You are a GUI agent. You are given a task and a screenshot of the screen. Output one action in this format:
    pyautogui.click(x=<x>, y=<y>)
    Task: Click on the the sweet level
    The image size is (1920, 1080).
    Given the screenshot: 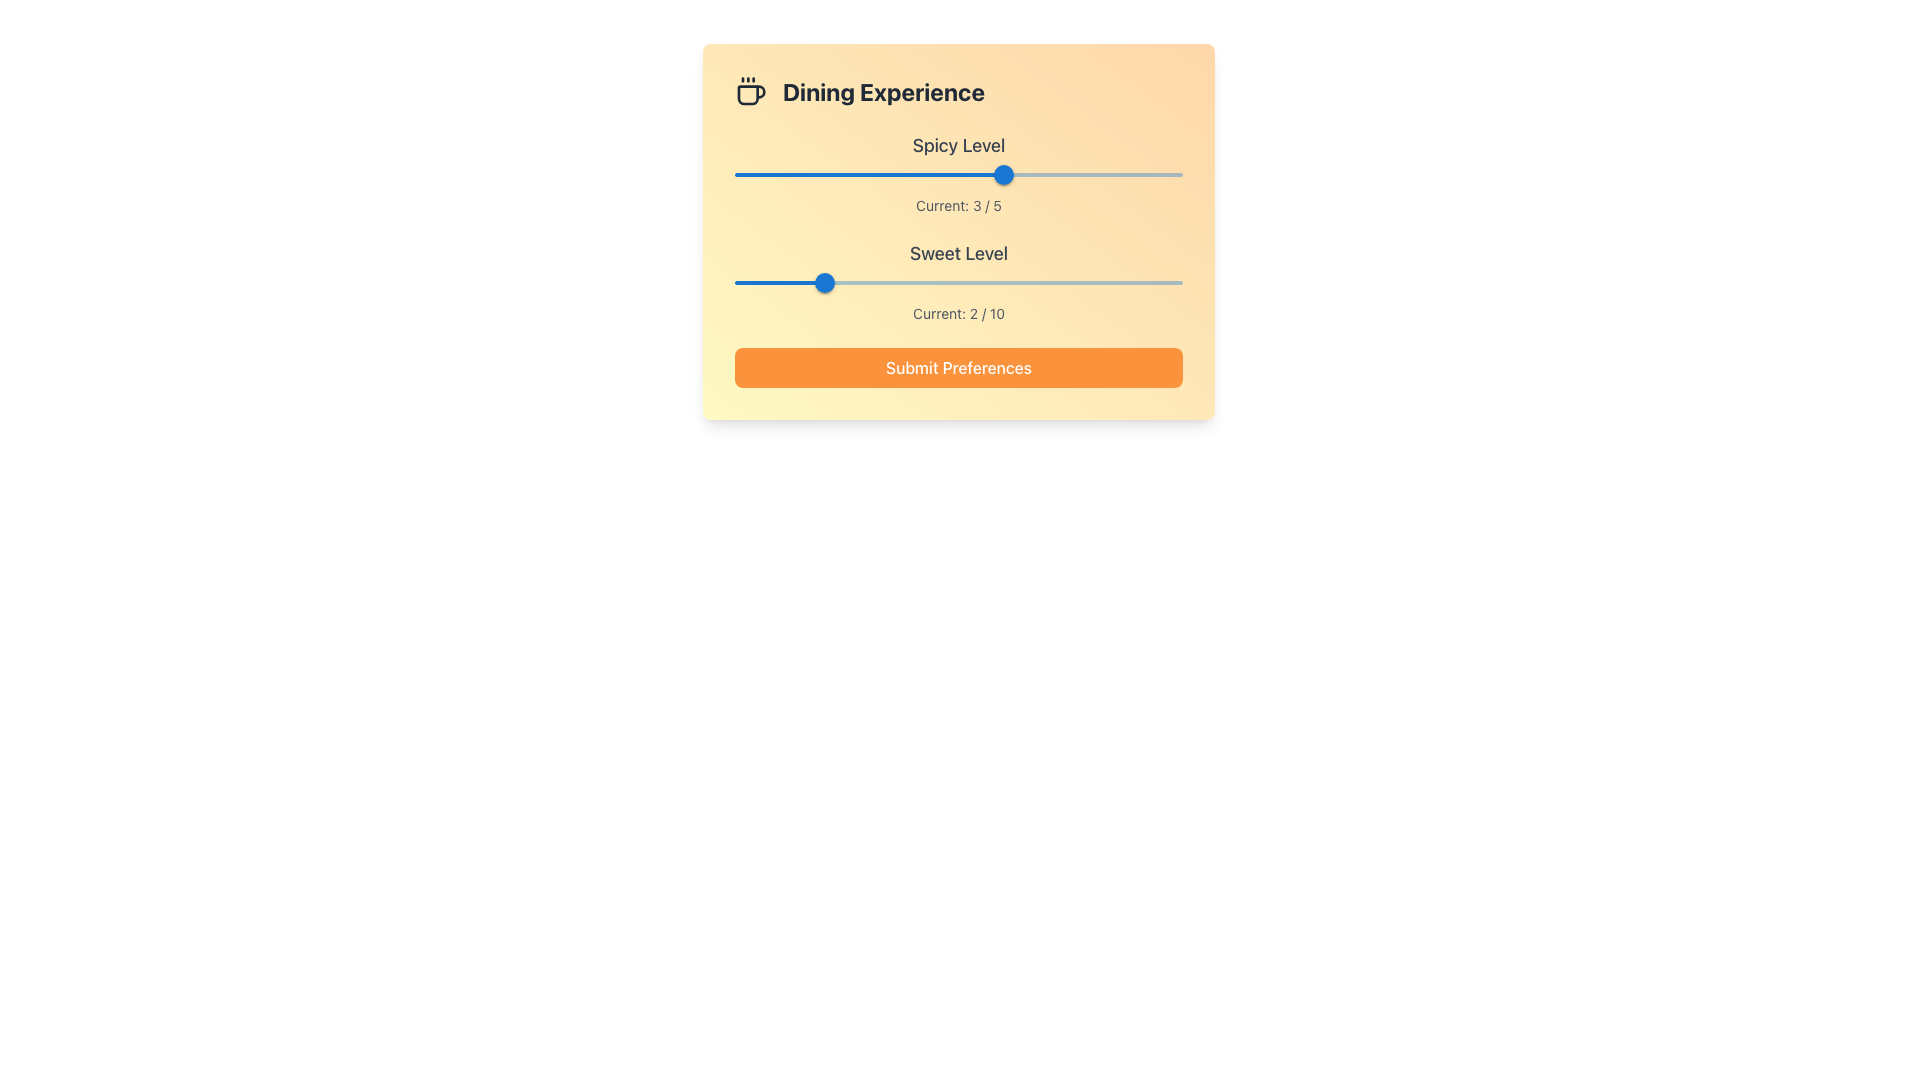 What is the action you would take?
    pyautogui.click(x=783, y=282)
    